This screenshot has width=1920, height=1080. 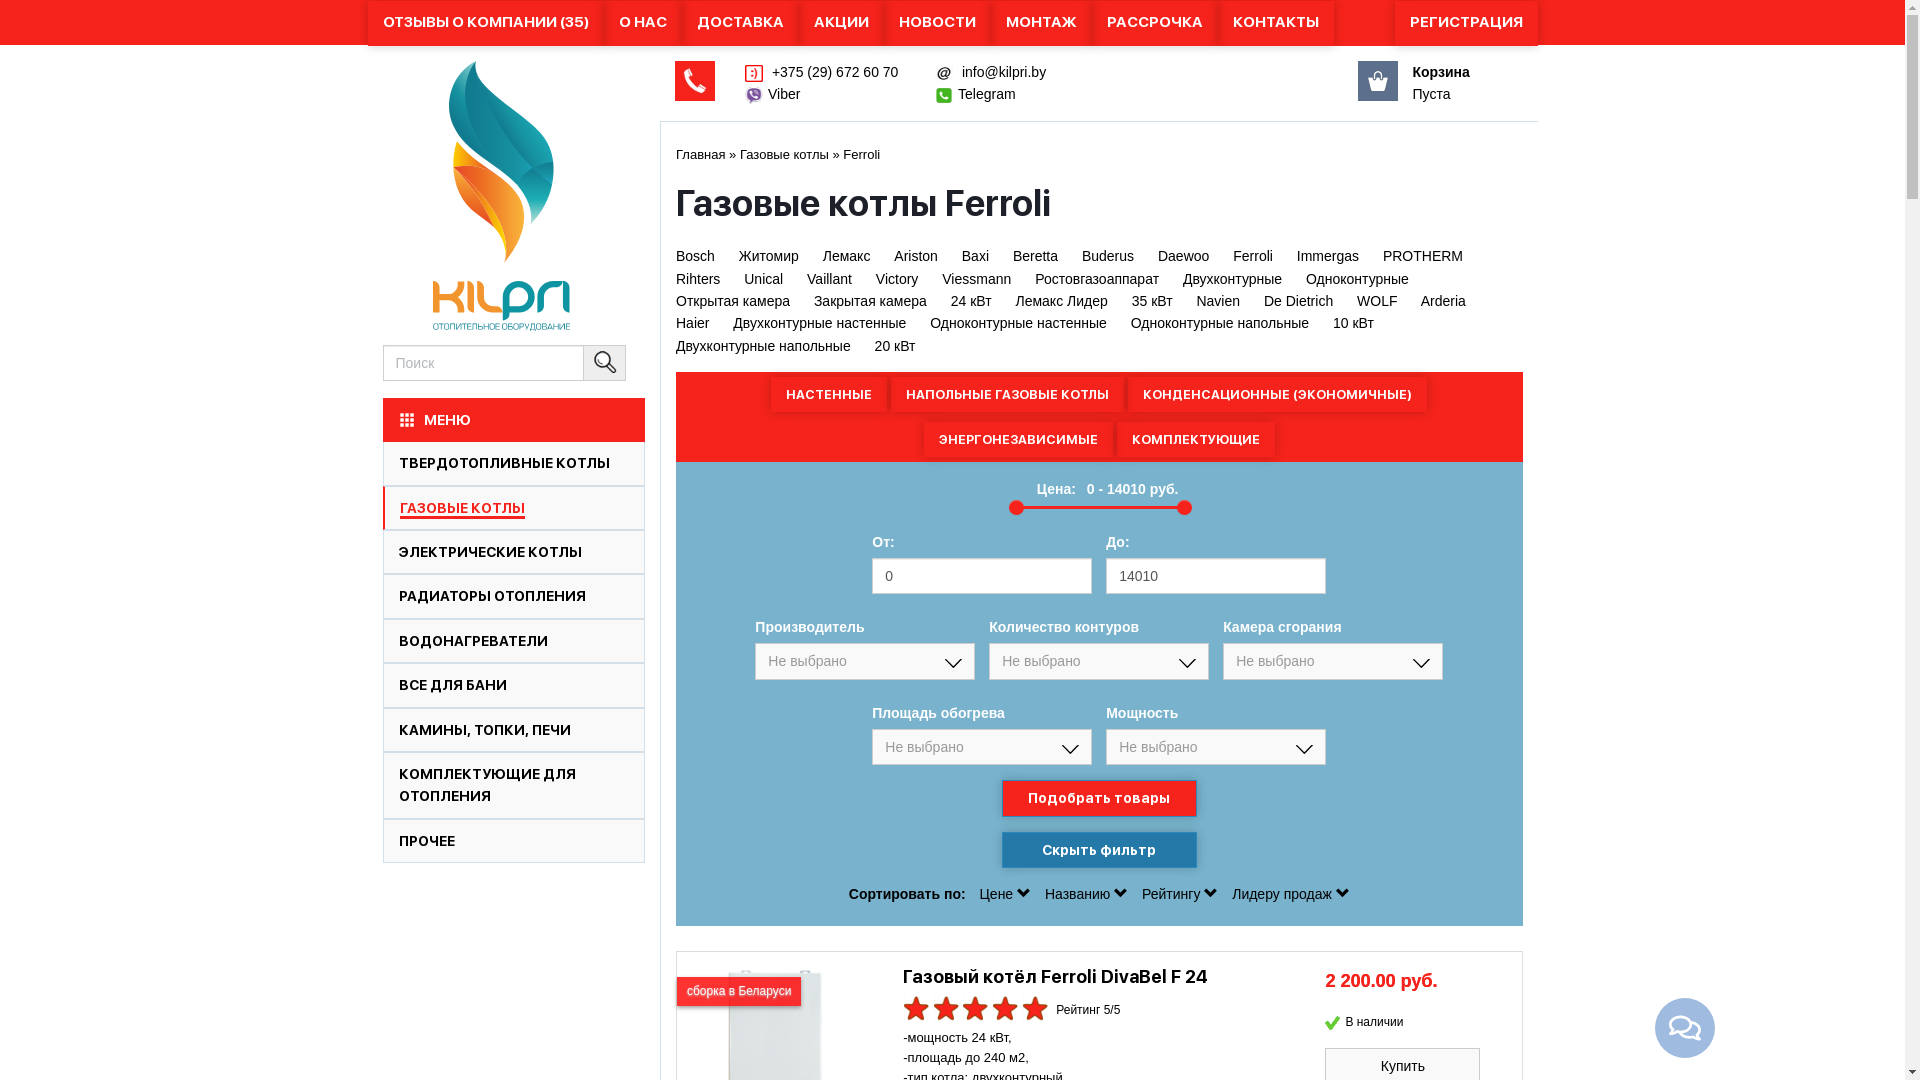 What do you see at coordinates (1183, 254) in the screenshot?
I see `'Daewoo'` at bounding box center [1183, 254].